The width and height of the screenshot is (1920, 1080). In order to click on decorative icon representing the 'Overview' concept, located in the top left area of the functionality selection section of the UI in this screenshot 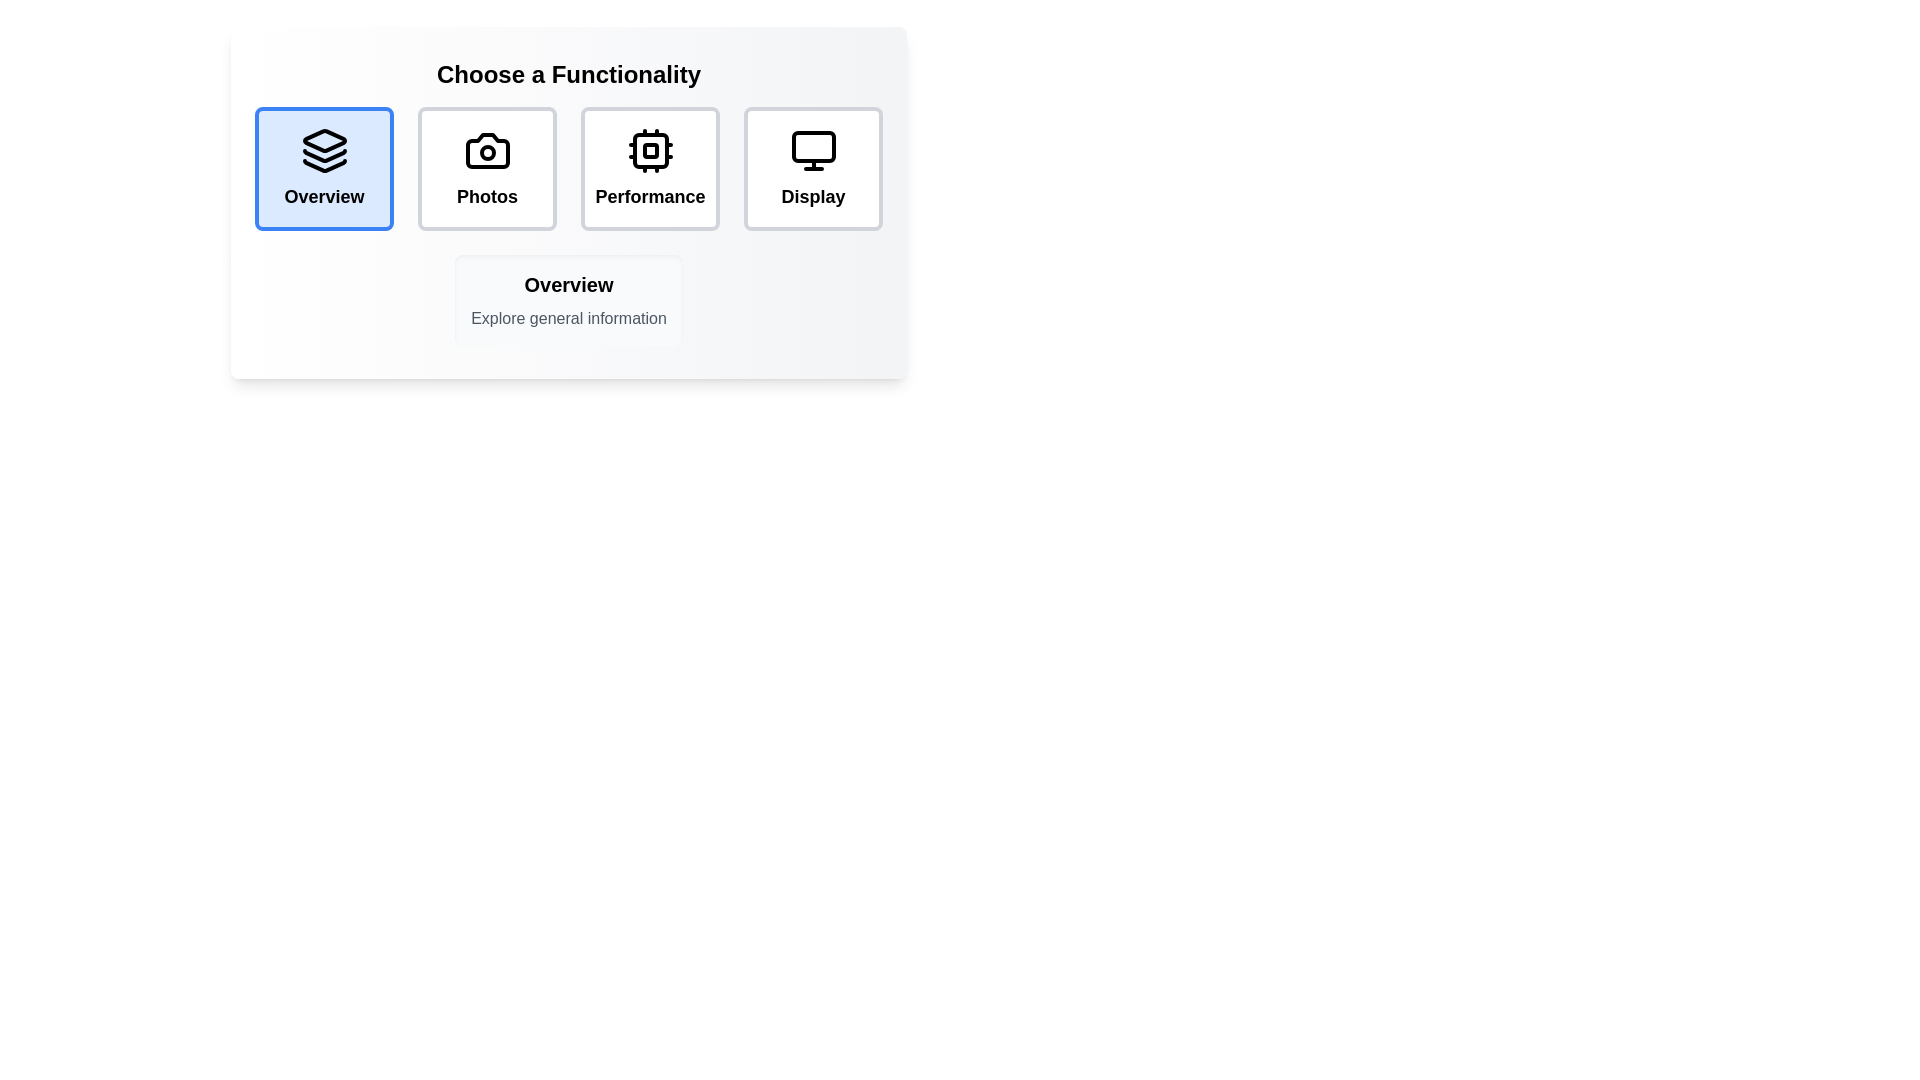, I will do `click(324, 154)`.